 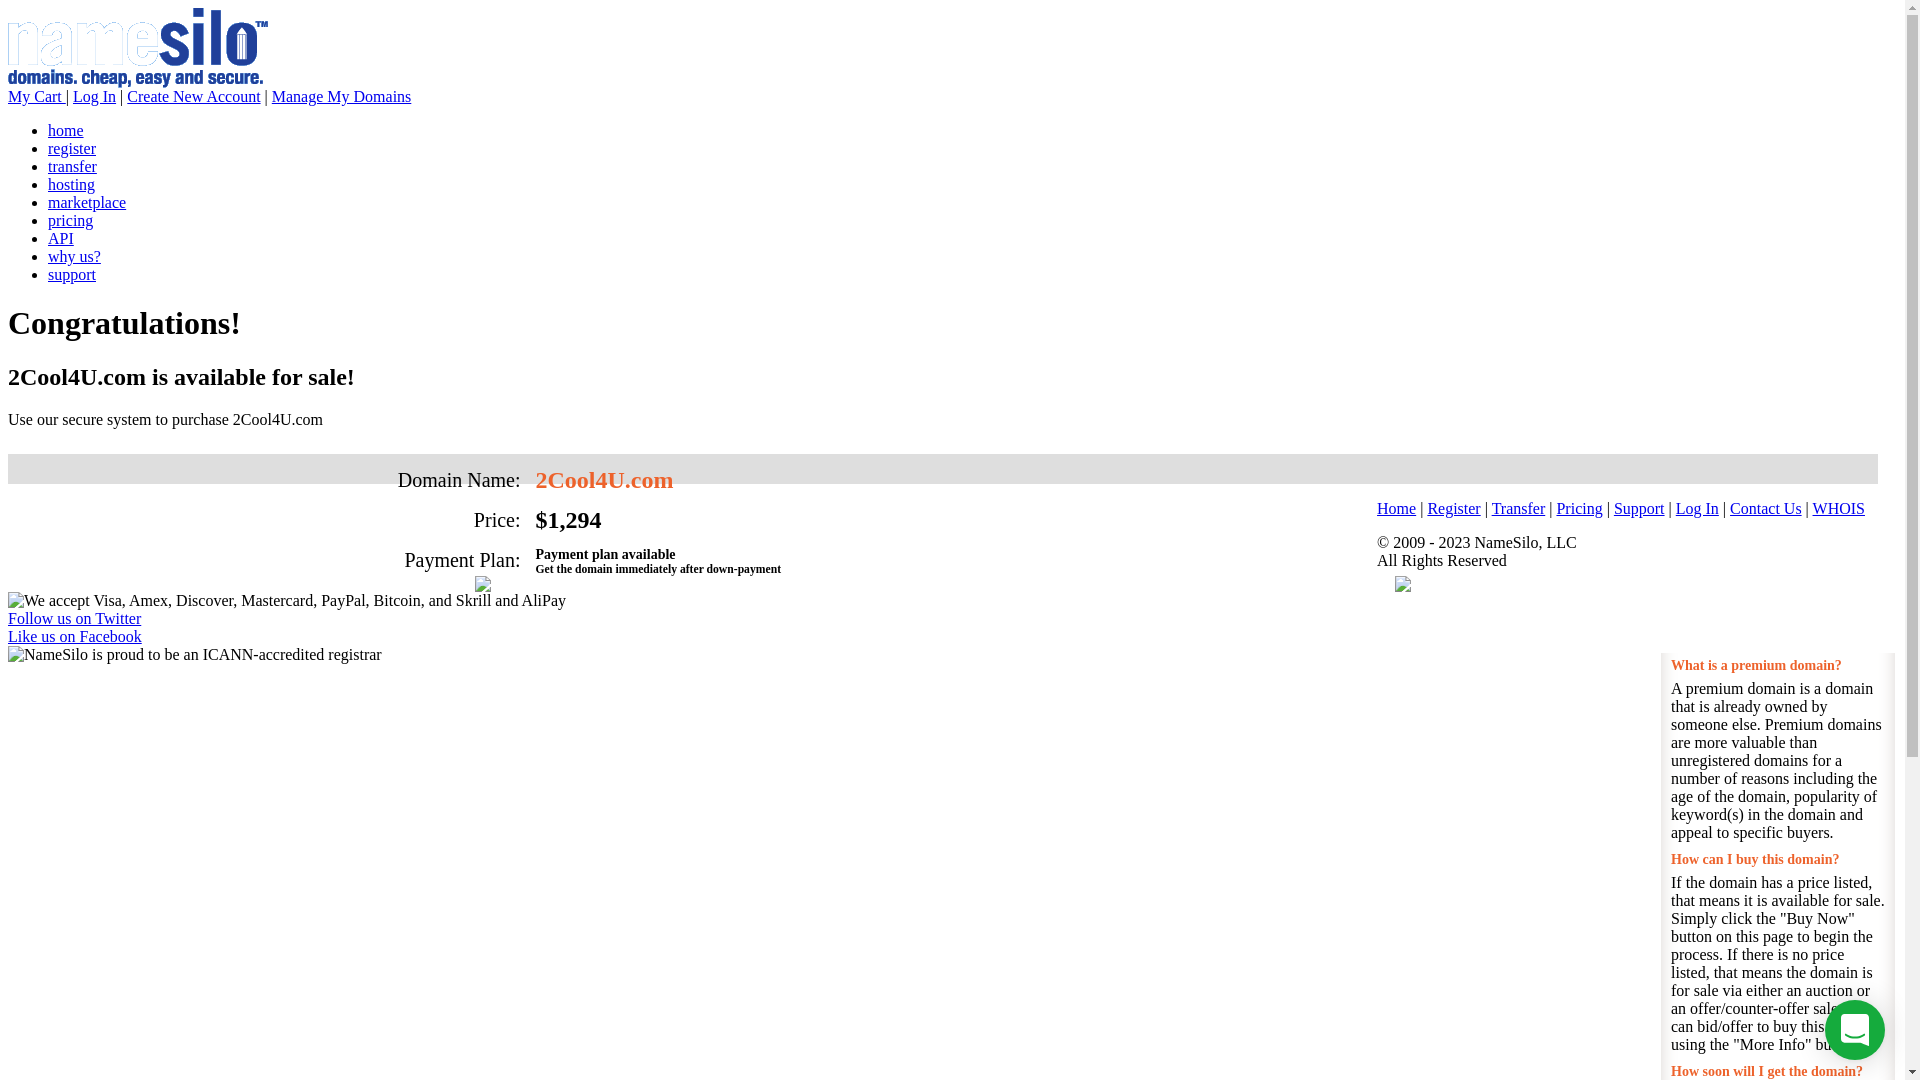 What do you see at coordinates (48, 165) in the screenshot?
I see `'transfer'` at bounding box center [48, 165].